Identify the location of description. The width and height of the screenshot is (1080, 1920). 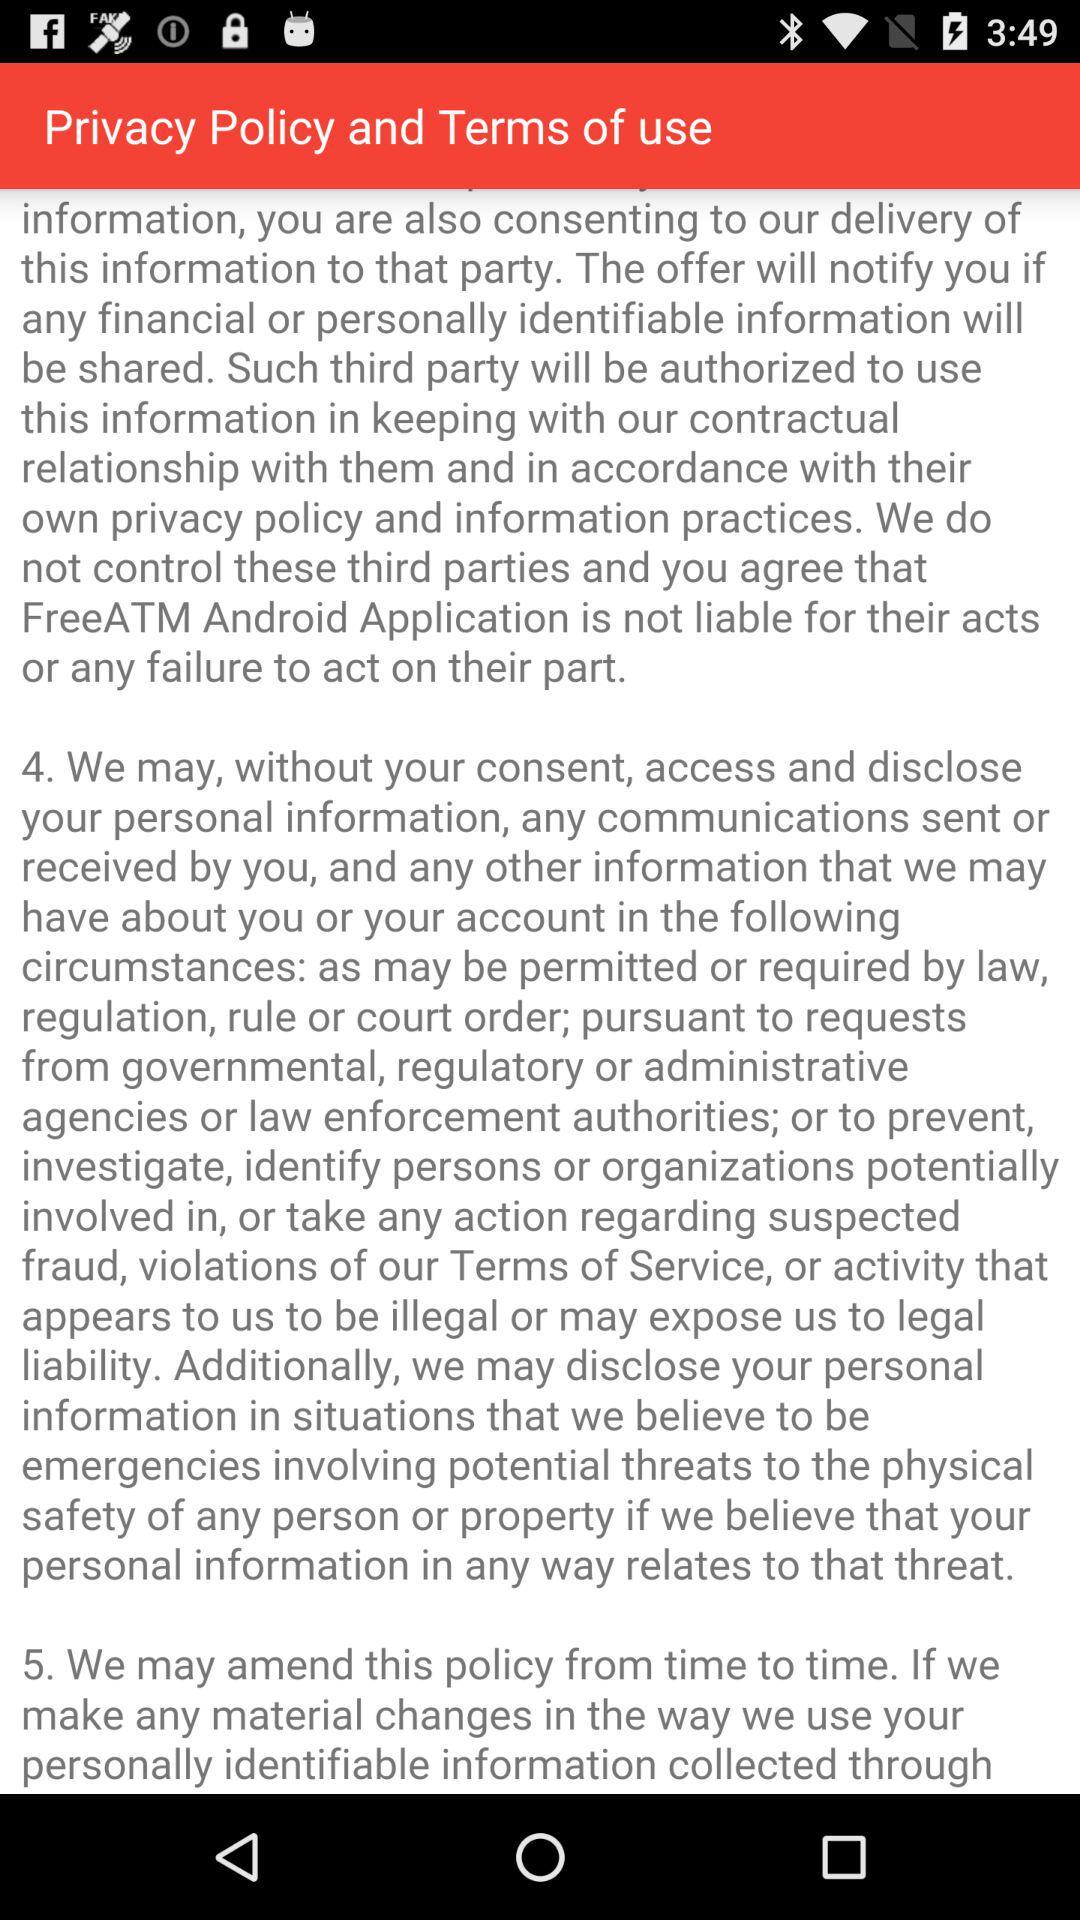
(540, 991).